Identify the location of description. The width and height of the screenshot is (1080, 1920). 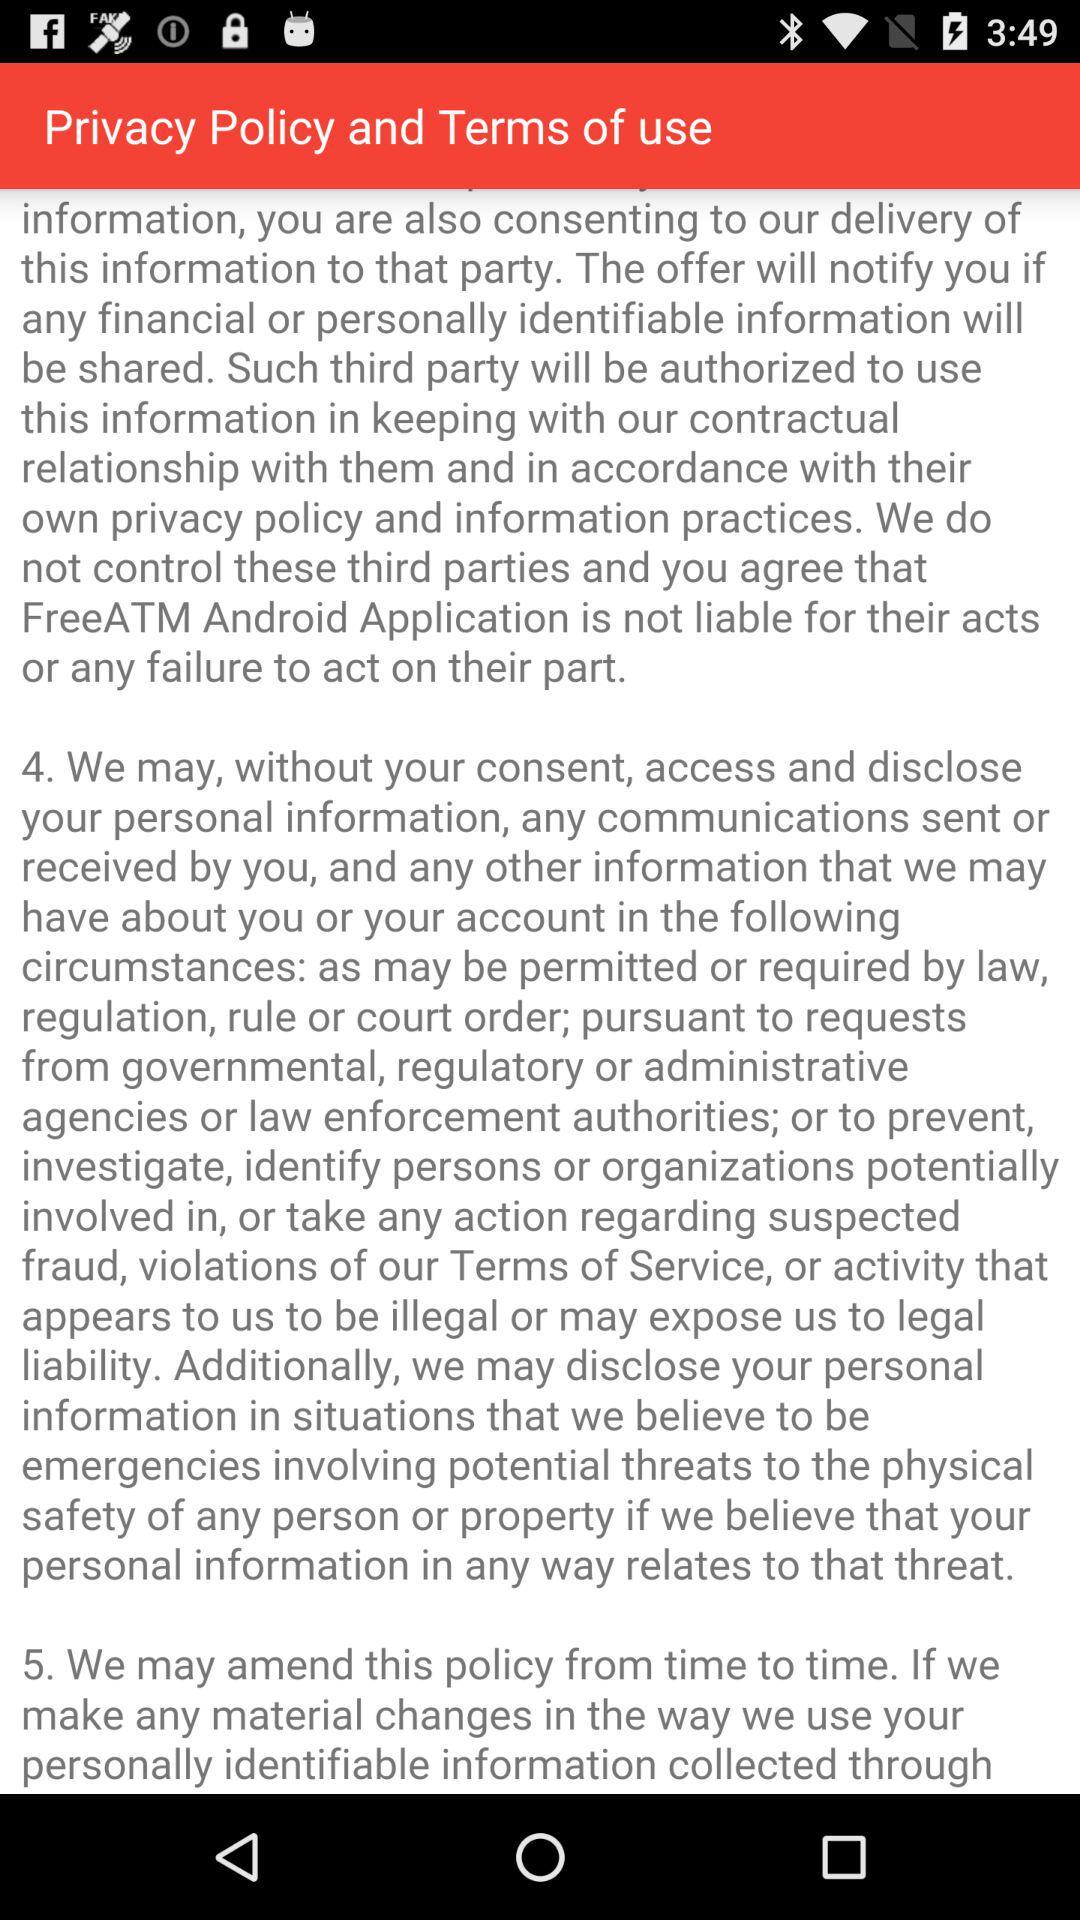
(540, 991).